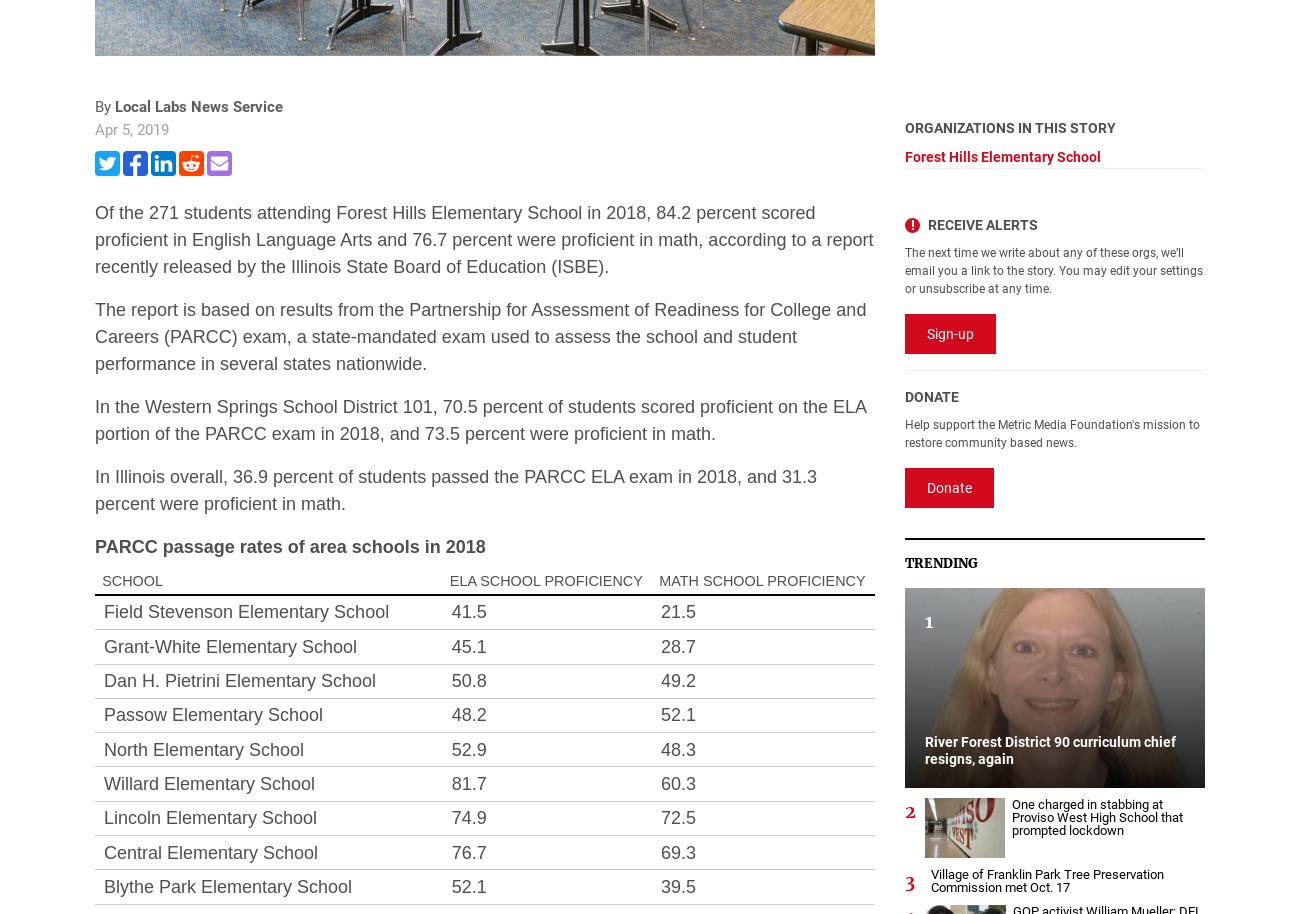  Describe the element at coordinates (1054, 270) in the screenshot. I see `'The next time we write about any of these orgs, we’ll email you a link to the story. You may edit your settings or unsubscribe at any time.'` at that location.